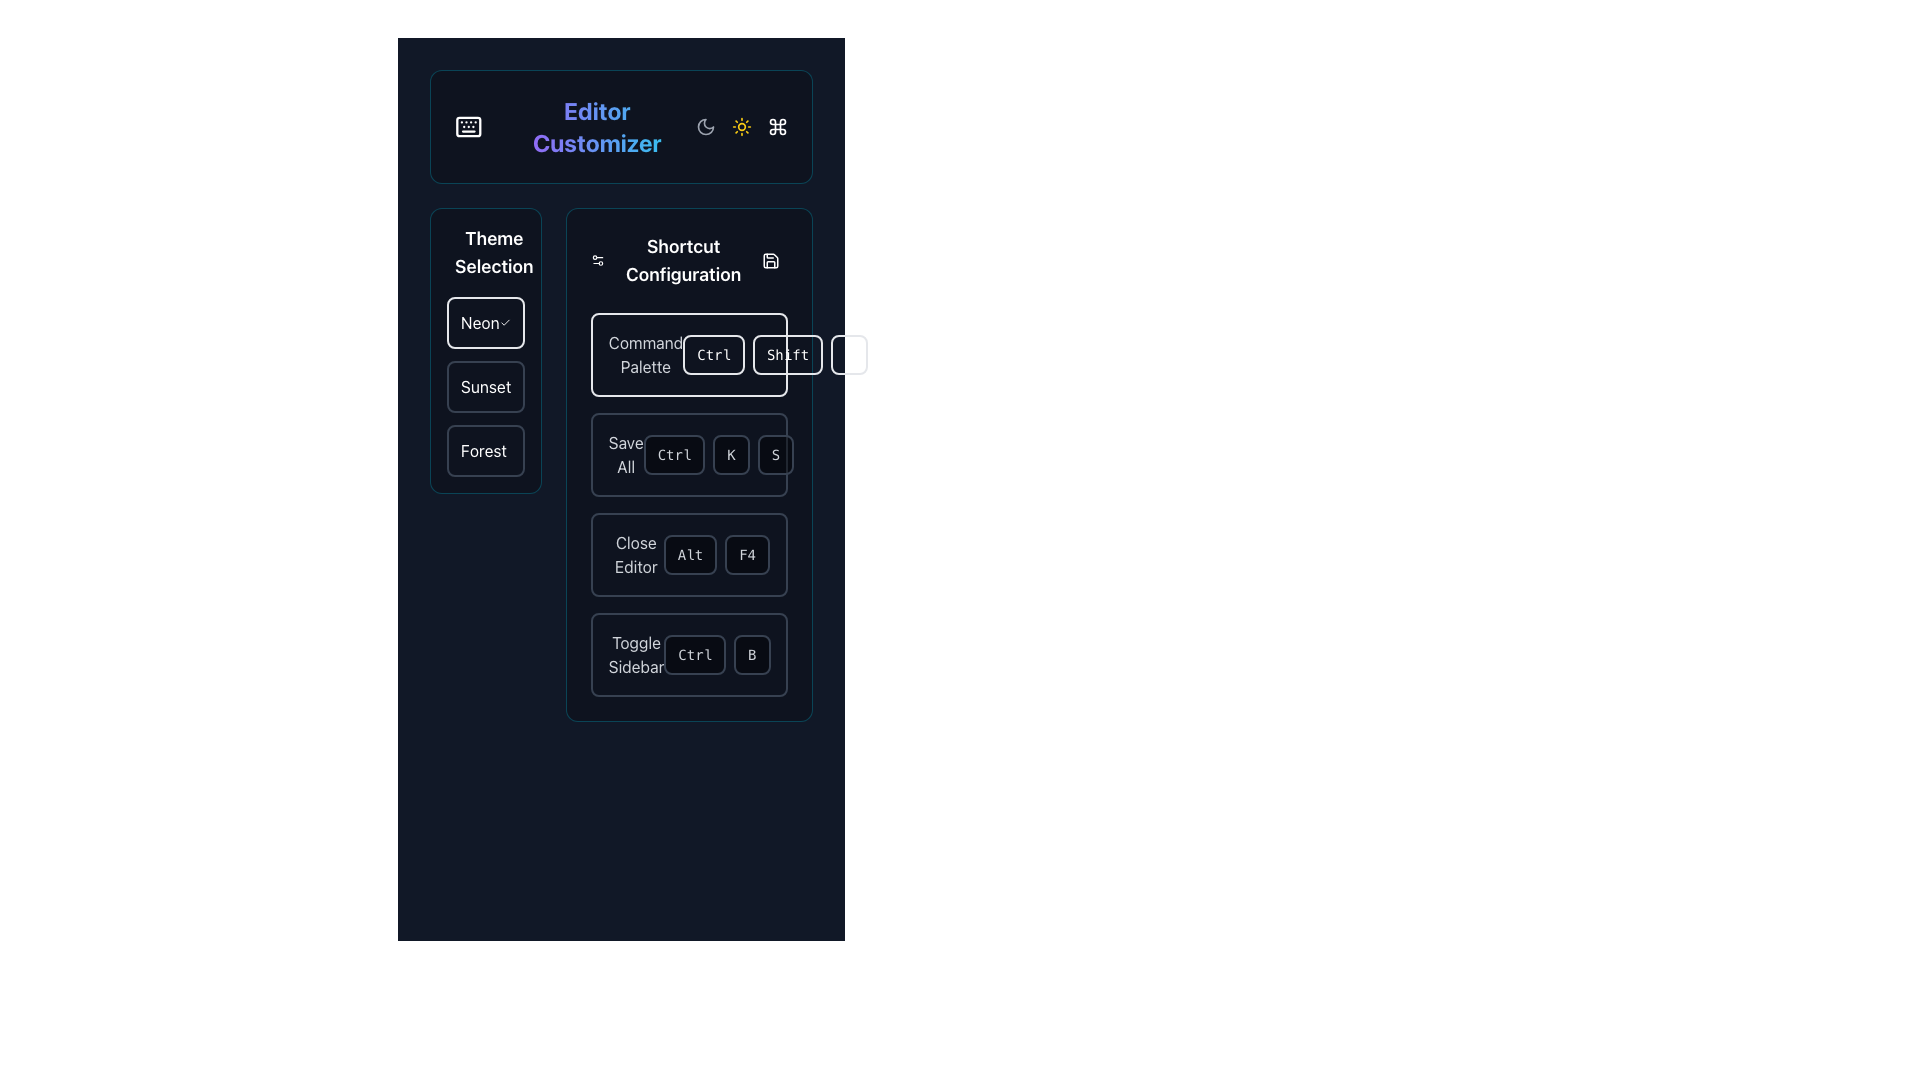 The height and width of the screenshot is (1080, 1920). What do you see at coordinates (770, 260) in the screenshot?
I see `the save icon located in the upper-right corner of the 'Shortcut Configuration' pane` at bounding box center [770, 260].